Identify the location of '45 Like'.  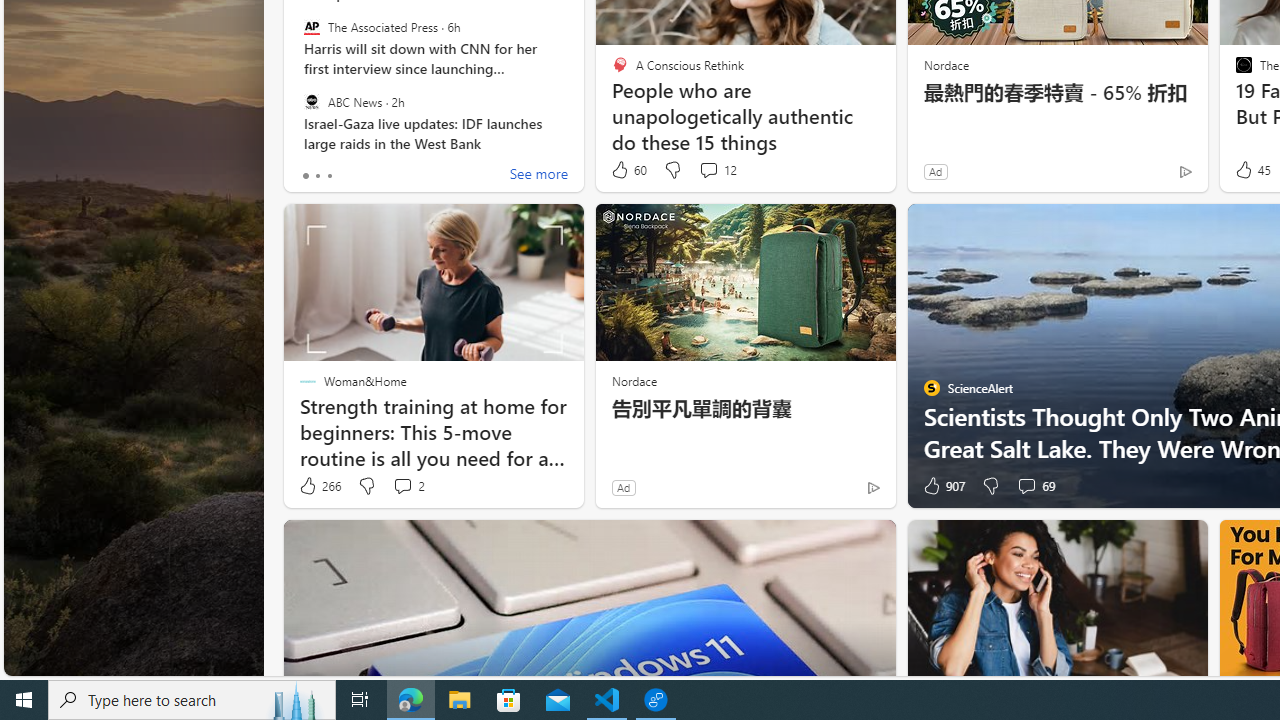
(1250, 169).